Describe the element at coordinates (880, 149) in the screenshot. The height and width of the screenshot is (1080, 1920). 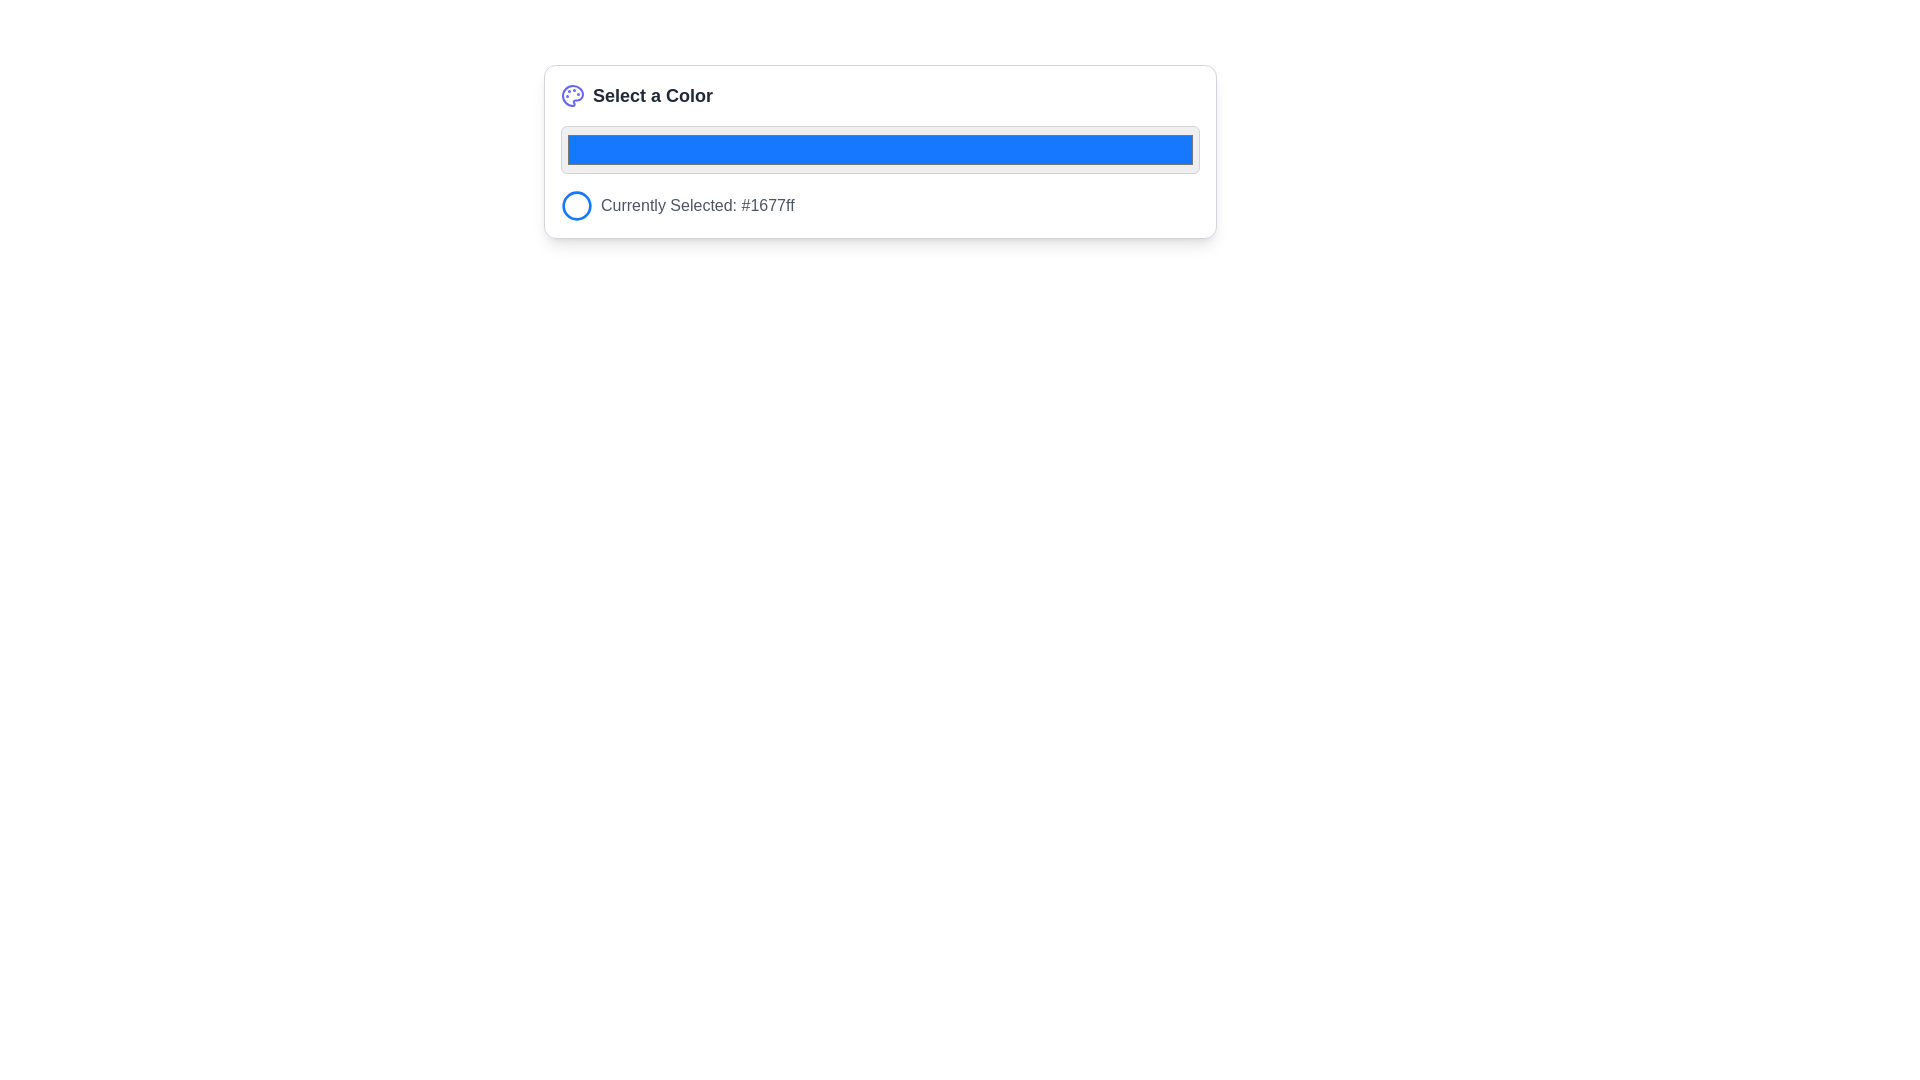
I see `the rectangular color input field with a blue fill and grey border, located below the 'Select a Color' title` at that location.